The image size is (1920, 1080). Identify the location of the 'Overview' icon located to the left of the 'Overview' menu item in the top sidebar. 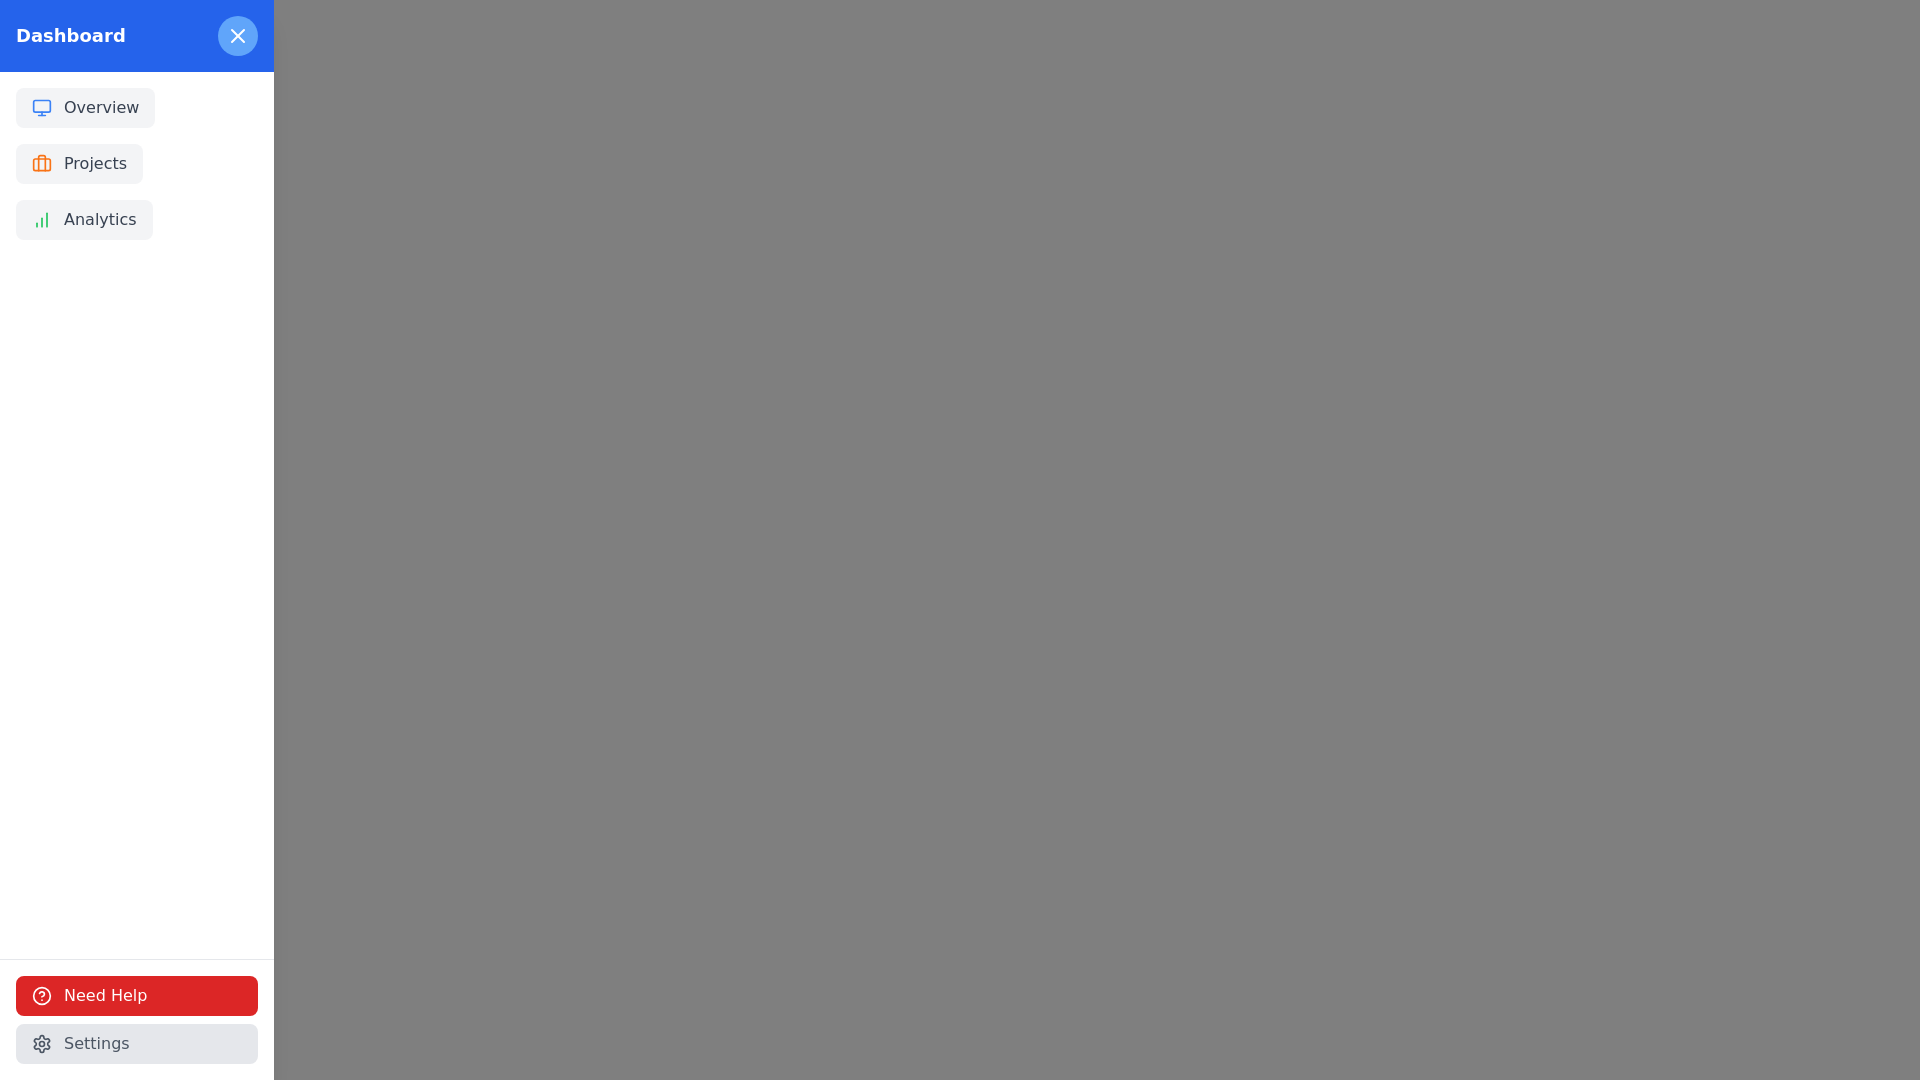
(42, 108).